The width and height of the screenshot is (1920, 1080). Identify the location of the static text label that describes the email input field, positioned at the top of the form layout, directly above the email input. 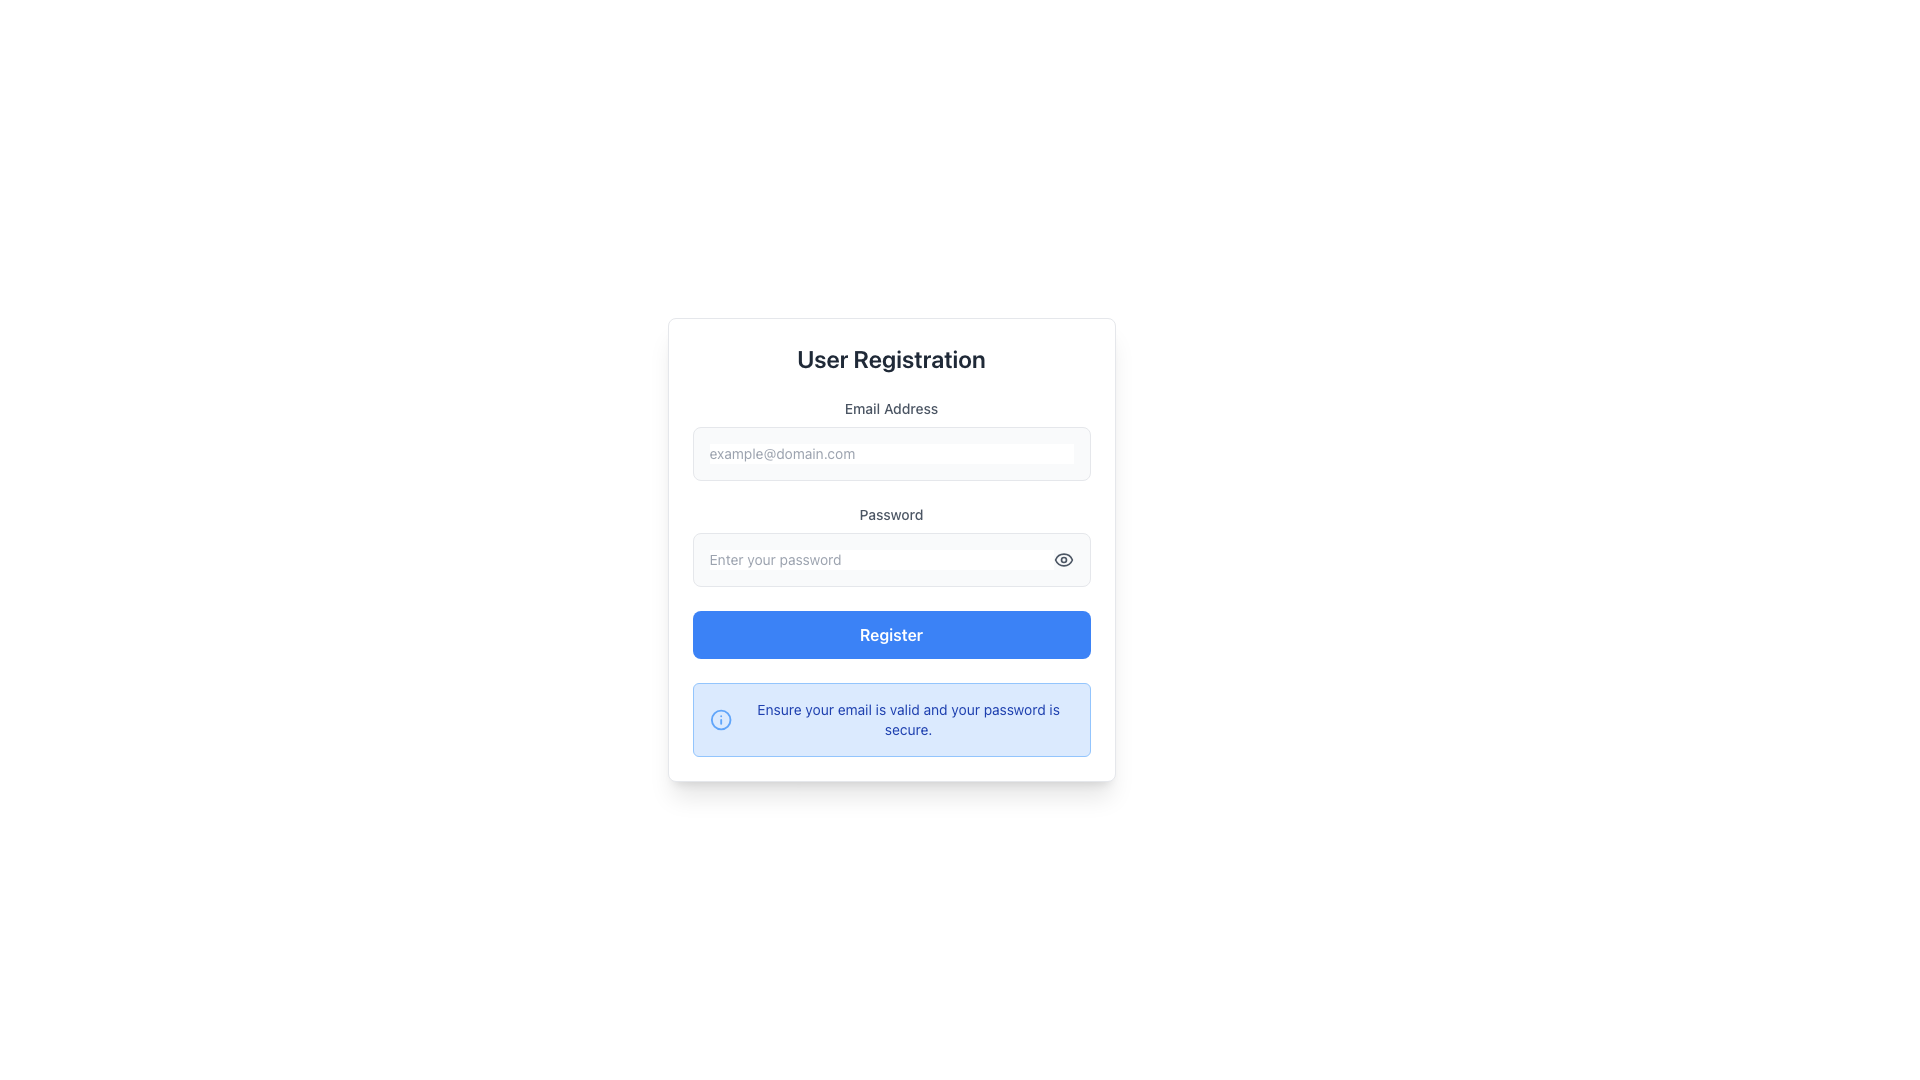
(890, 407).